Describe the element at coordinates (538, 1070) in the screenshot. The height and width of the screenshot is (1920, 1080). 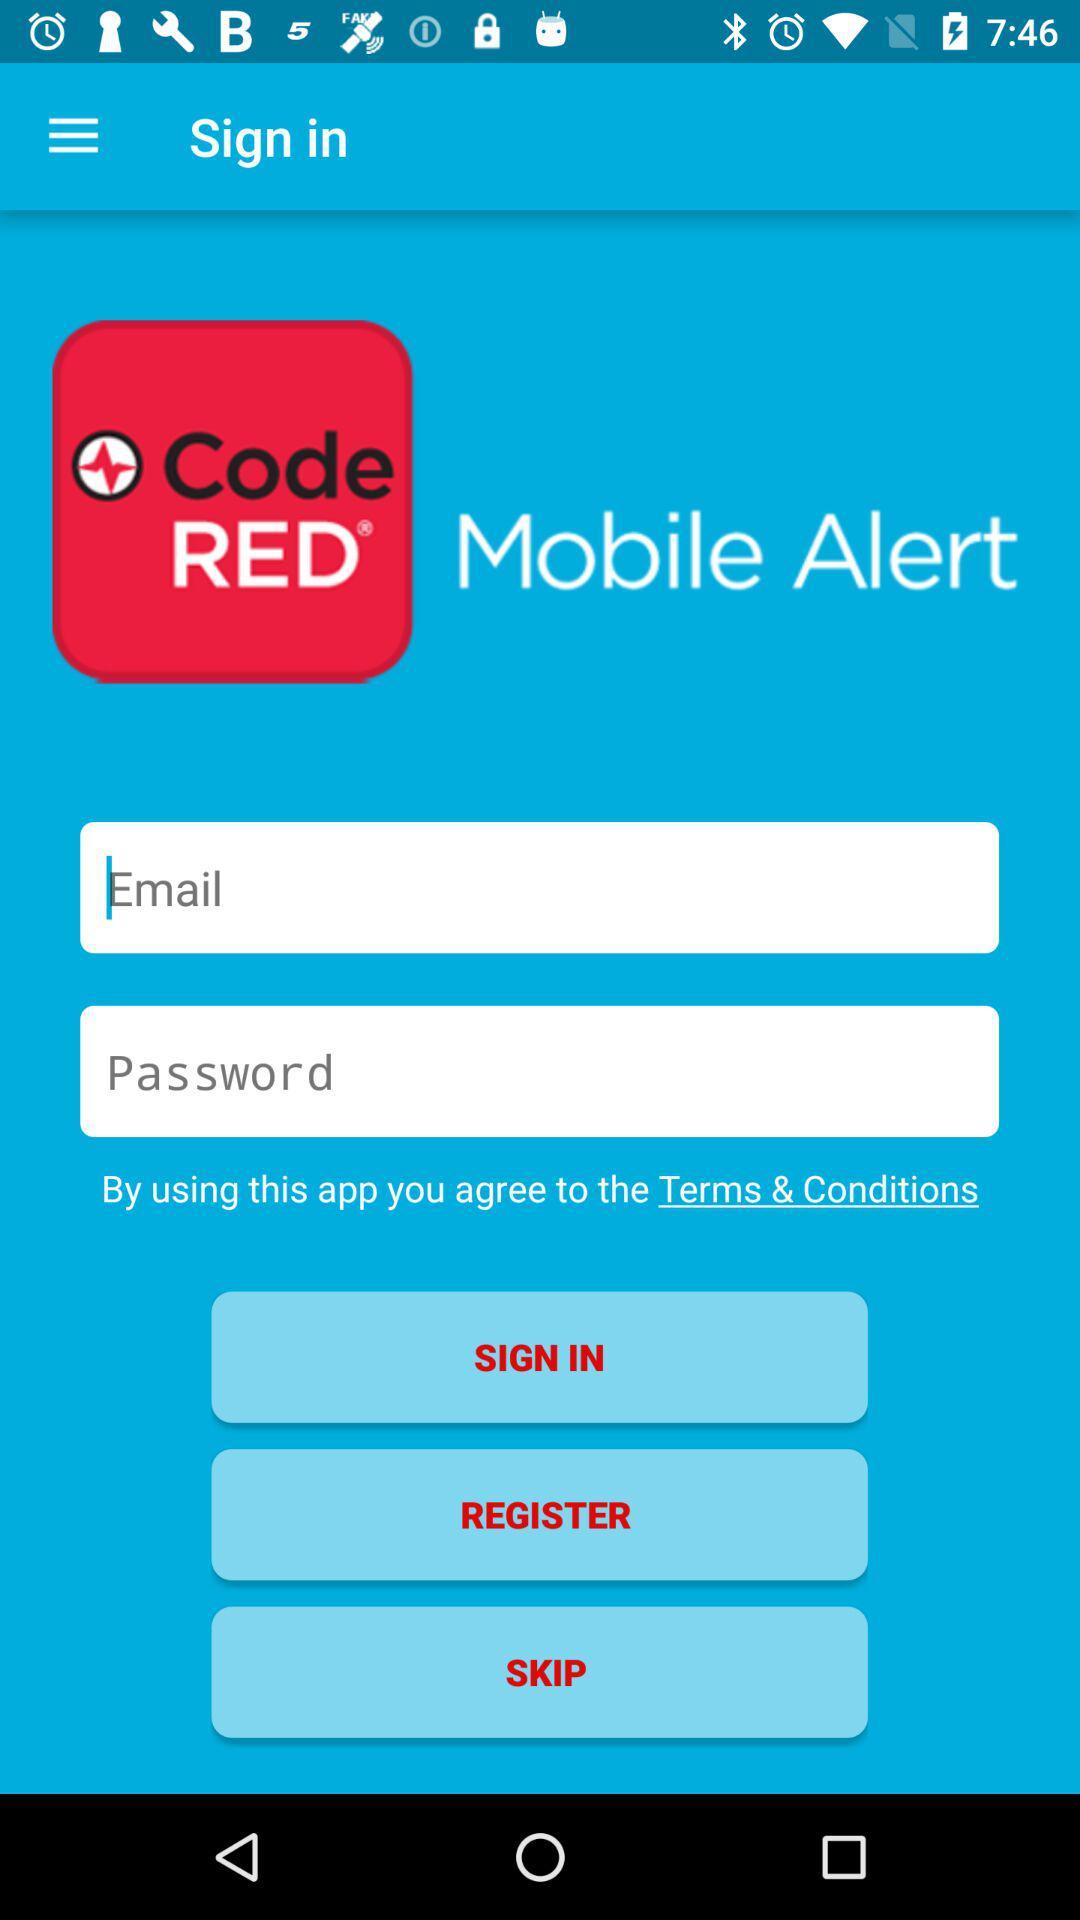
I see `password entry` at that location.